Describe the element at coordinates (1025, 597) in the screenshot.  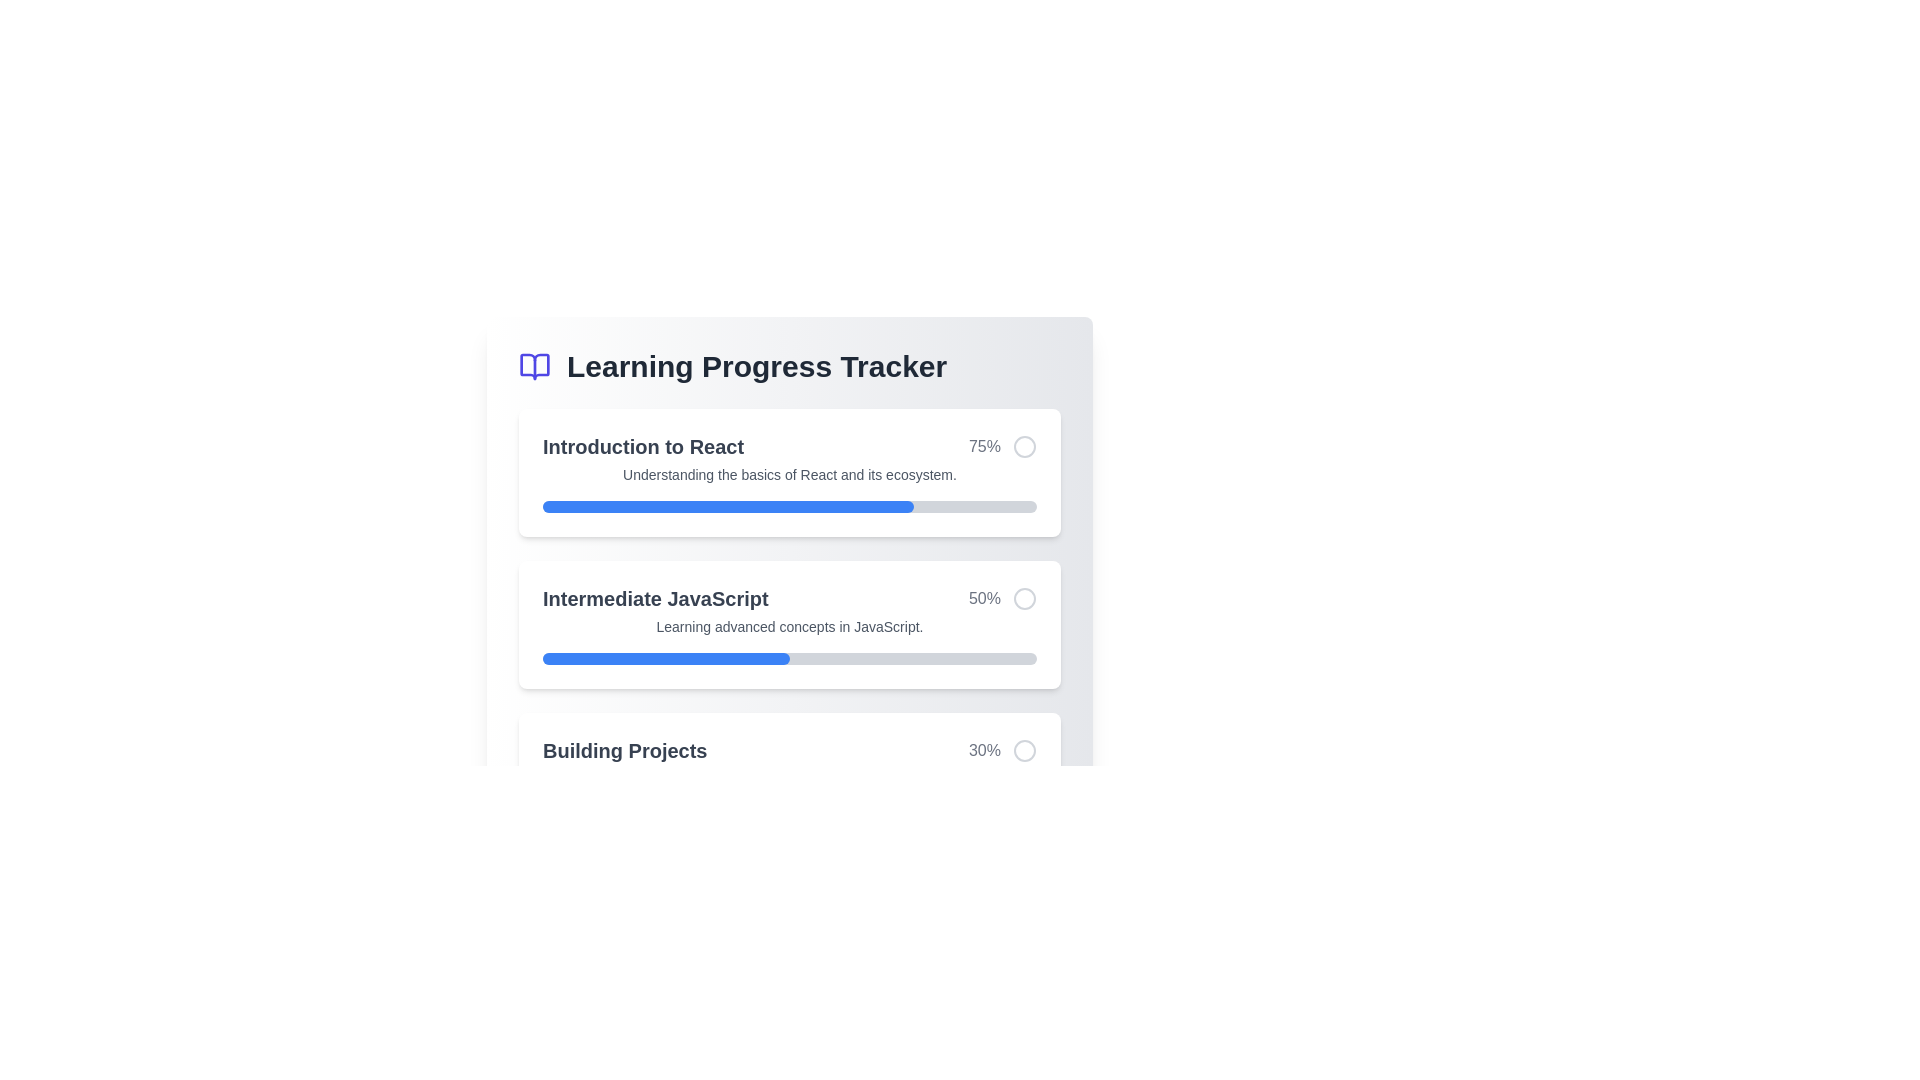
I see `the circular icon with a gray border located next to the '50%' text in the progress bar section` at that location.